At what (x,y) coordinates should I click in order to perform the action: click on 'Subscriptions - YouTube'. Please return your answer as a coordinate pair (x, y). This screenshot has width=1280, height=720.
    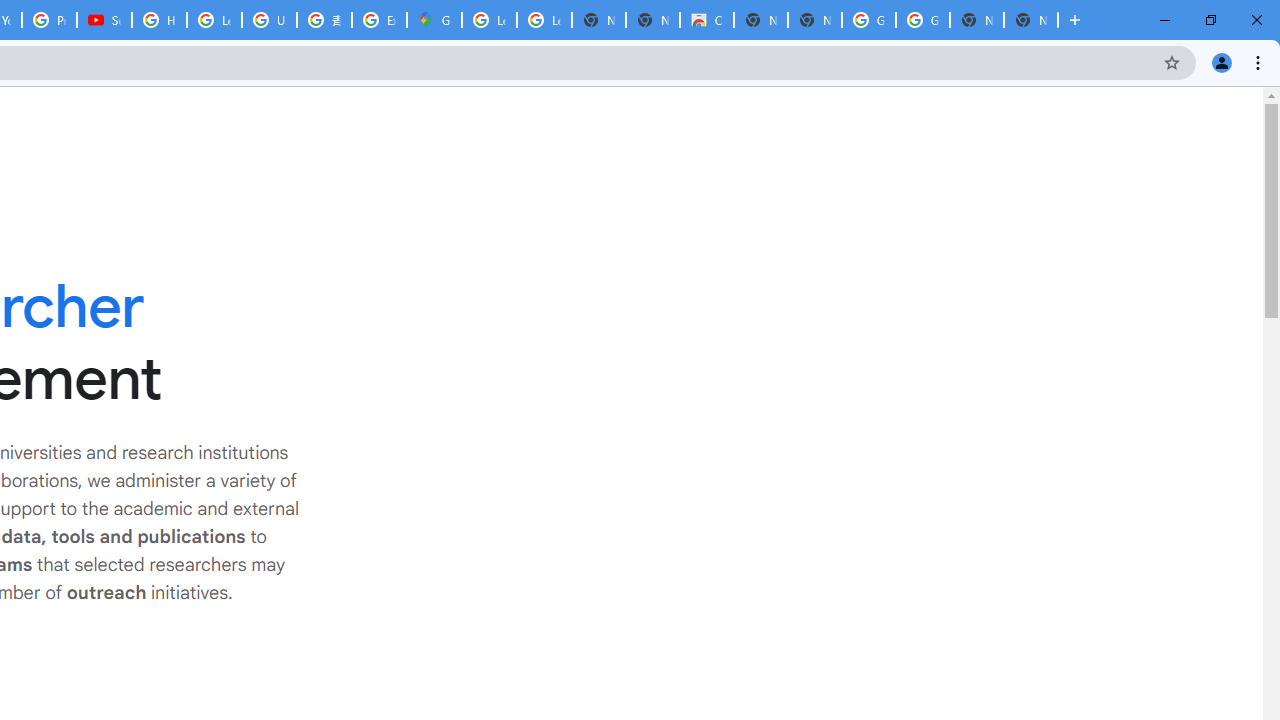
    Looking at the image, I should click on (103, 20).